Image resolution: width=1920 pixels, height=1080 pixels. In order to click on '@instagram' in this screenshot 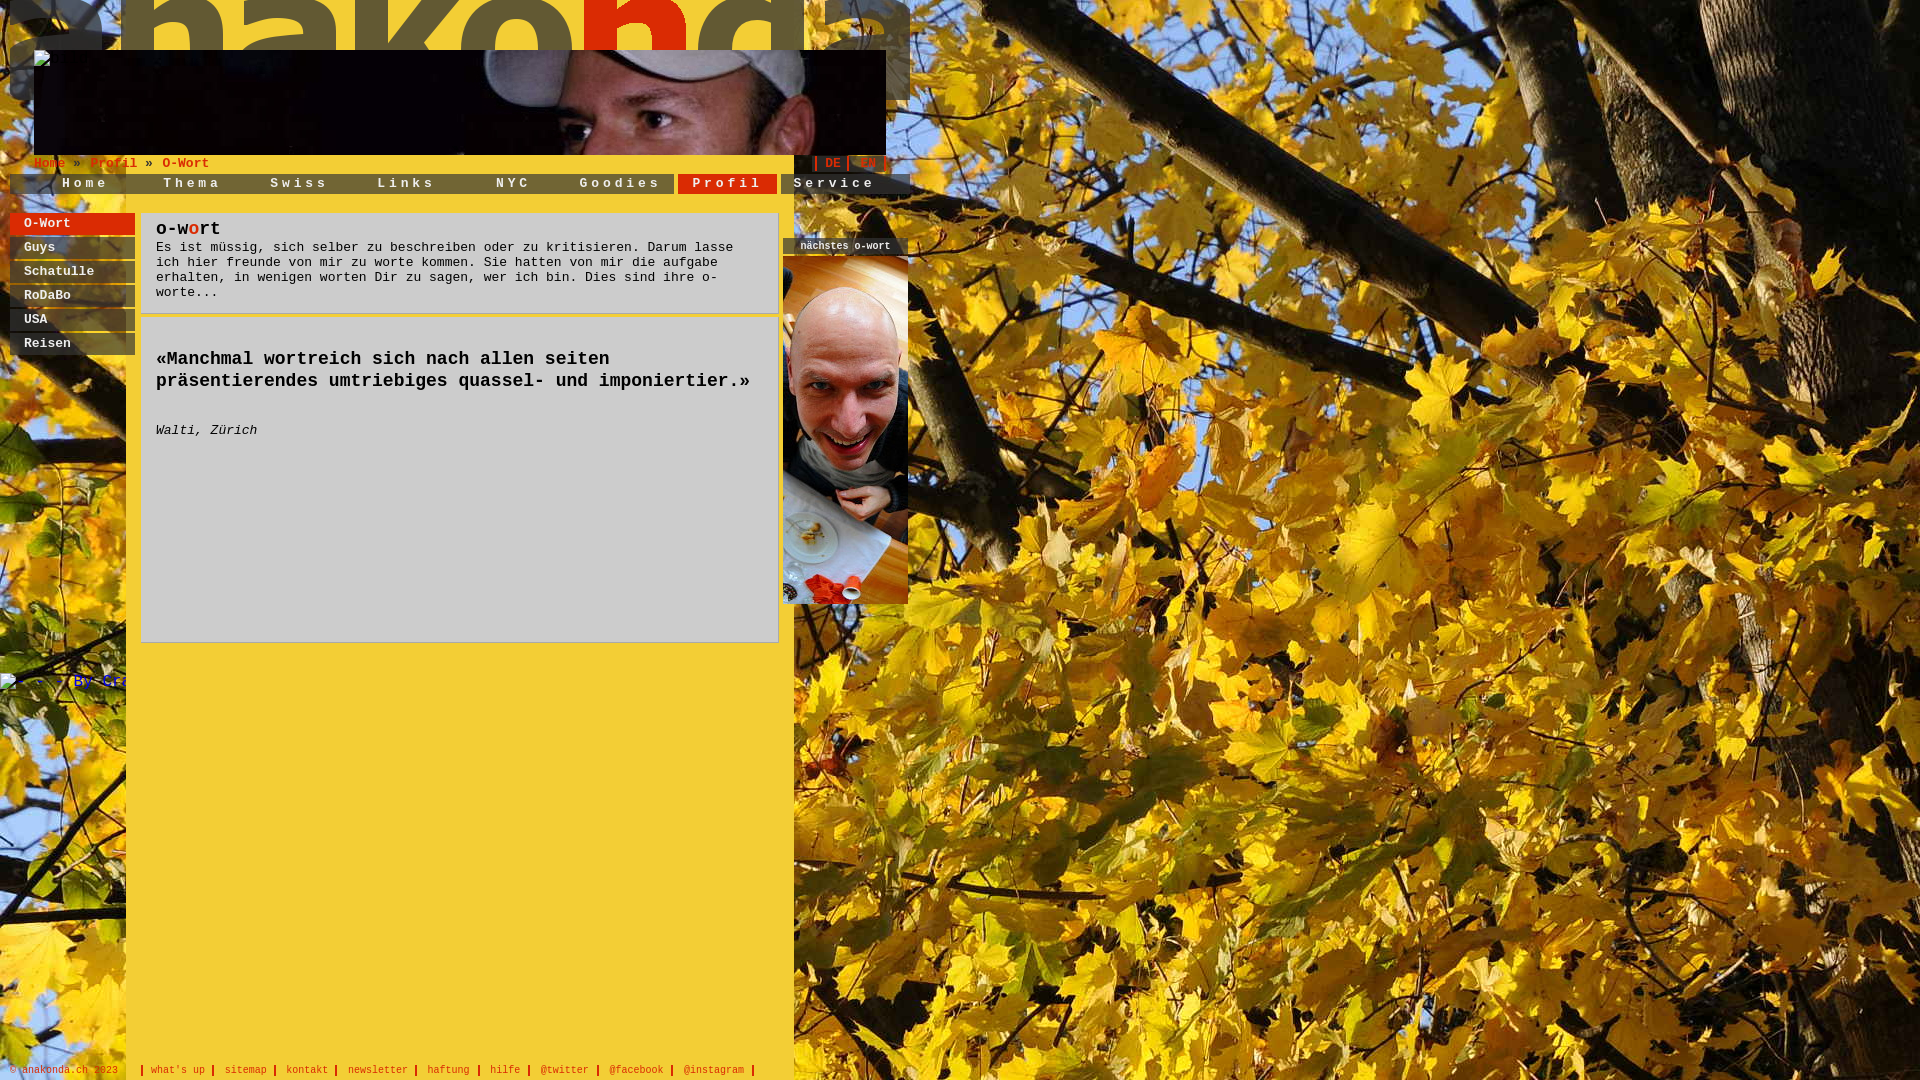, I will do `click(718, 1069)`.